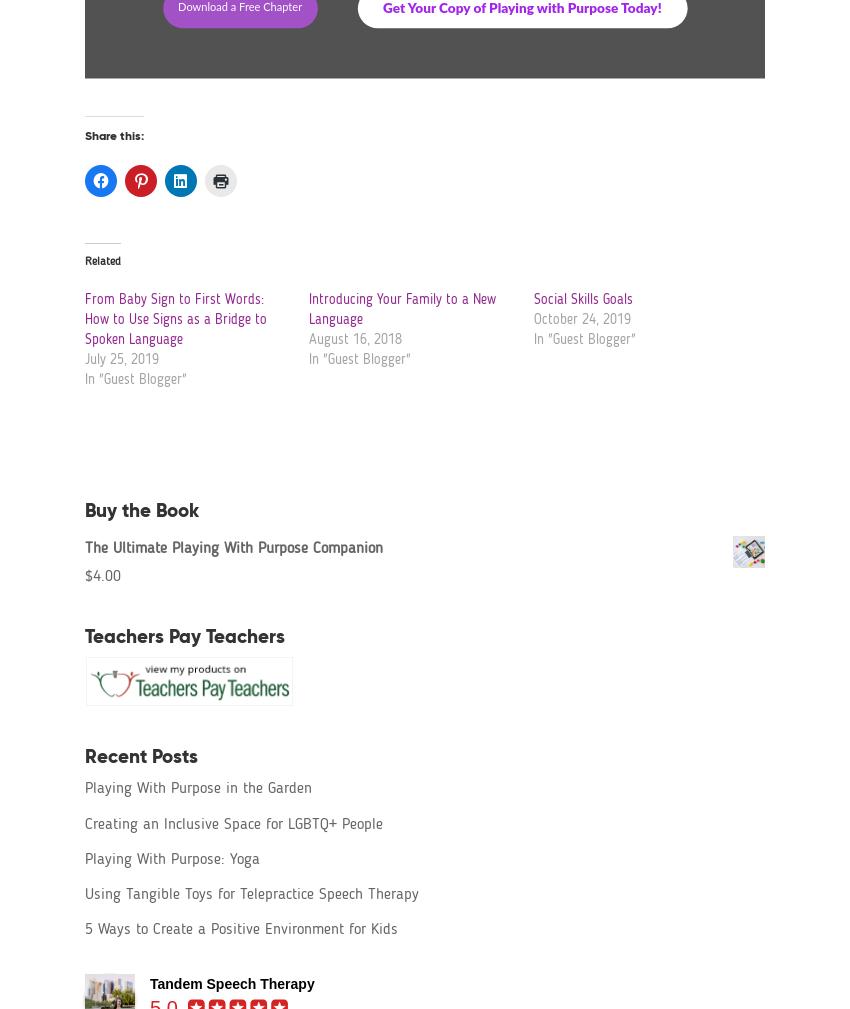  What do you see at coordinates (142, 510) in the screenshot?
I see `'Buy the Book'` at bounding box center [142, 510].